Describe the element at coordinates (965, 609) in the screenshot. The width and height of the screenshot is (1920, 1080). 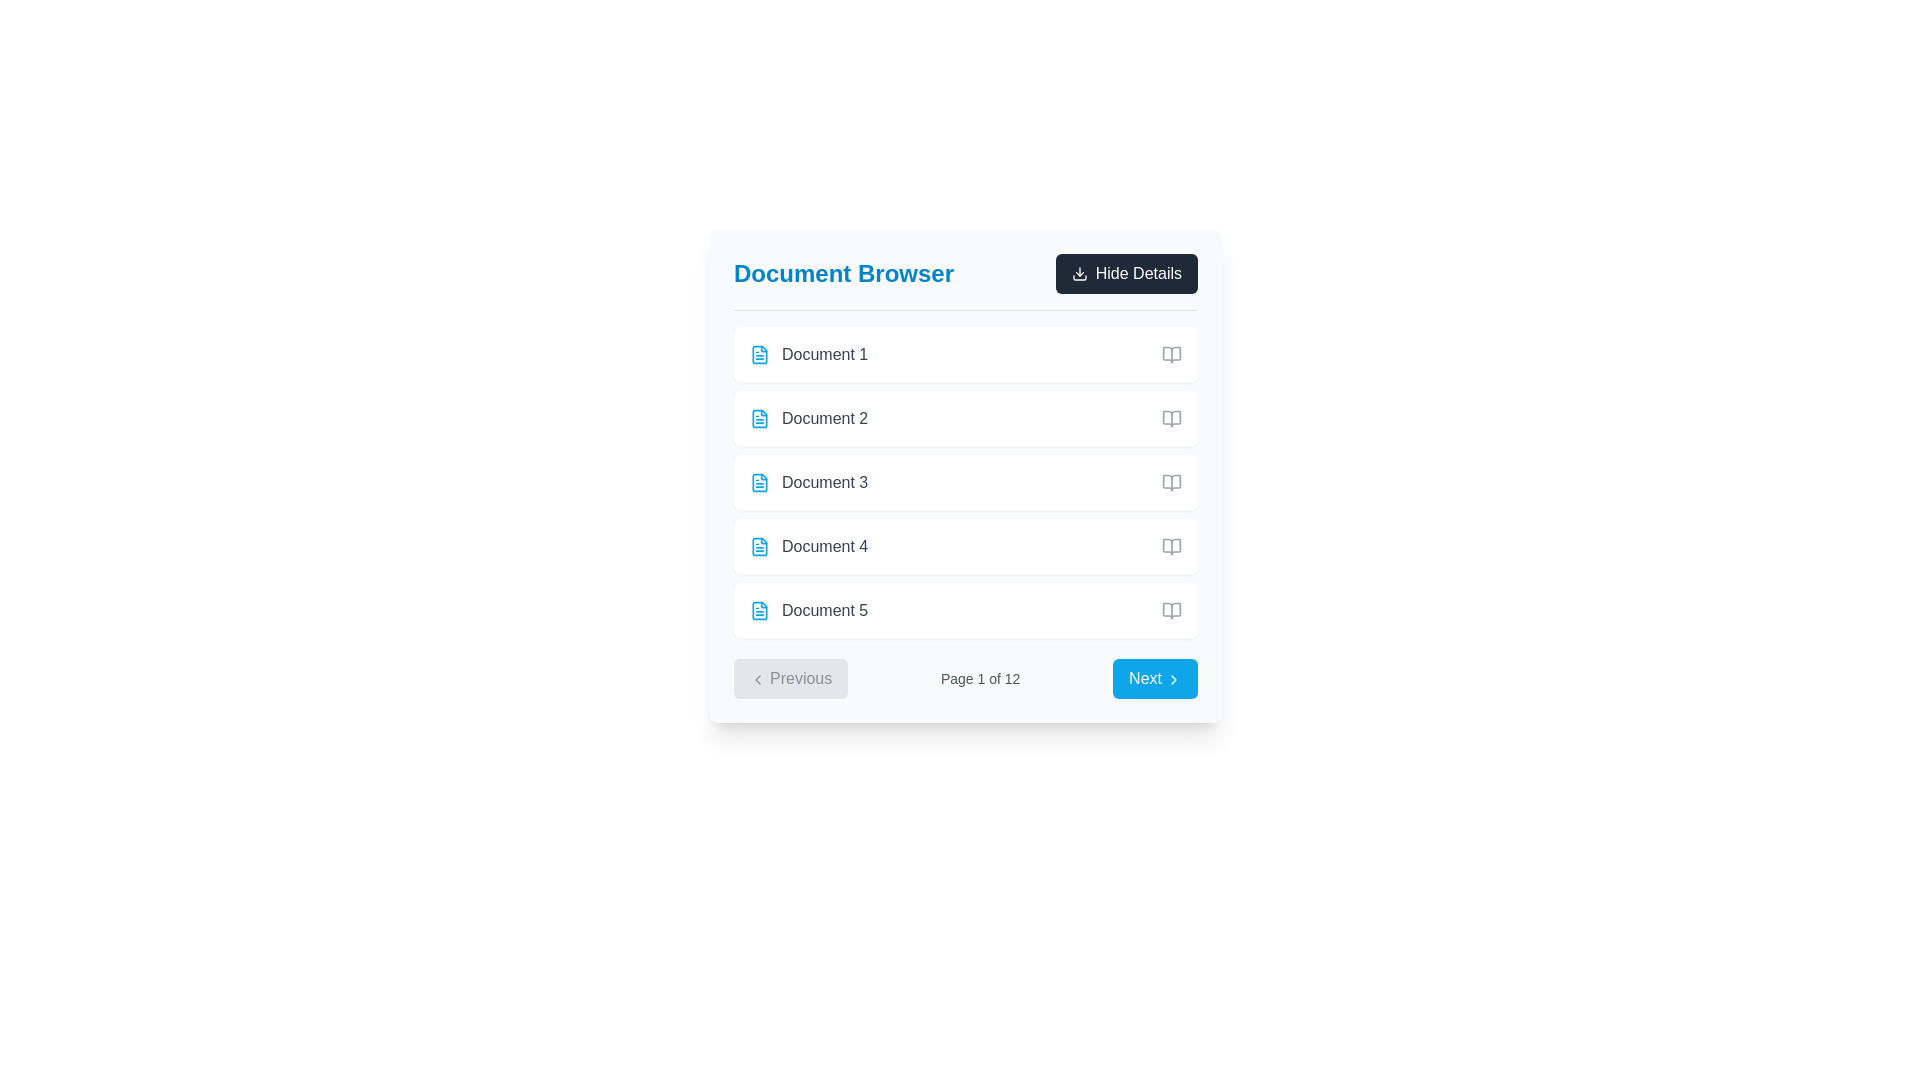
I see `the document item titled 'Document 5' in the Document Browser list, which is the fifth item in the vertical stack of cards` at that location.